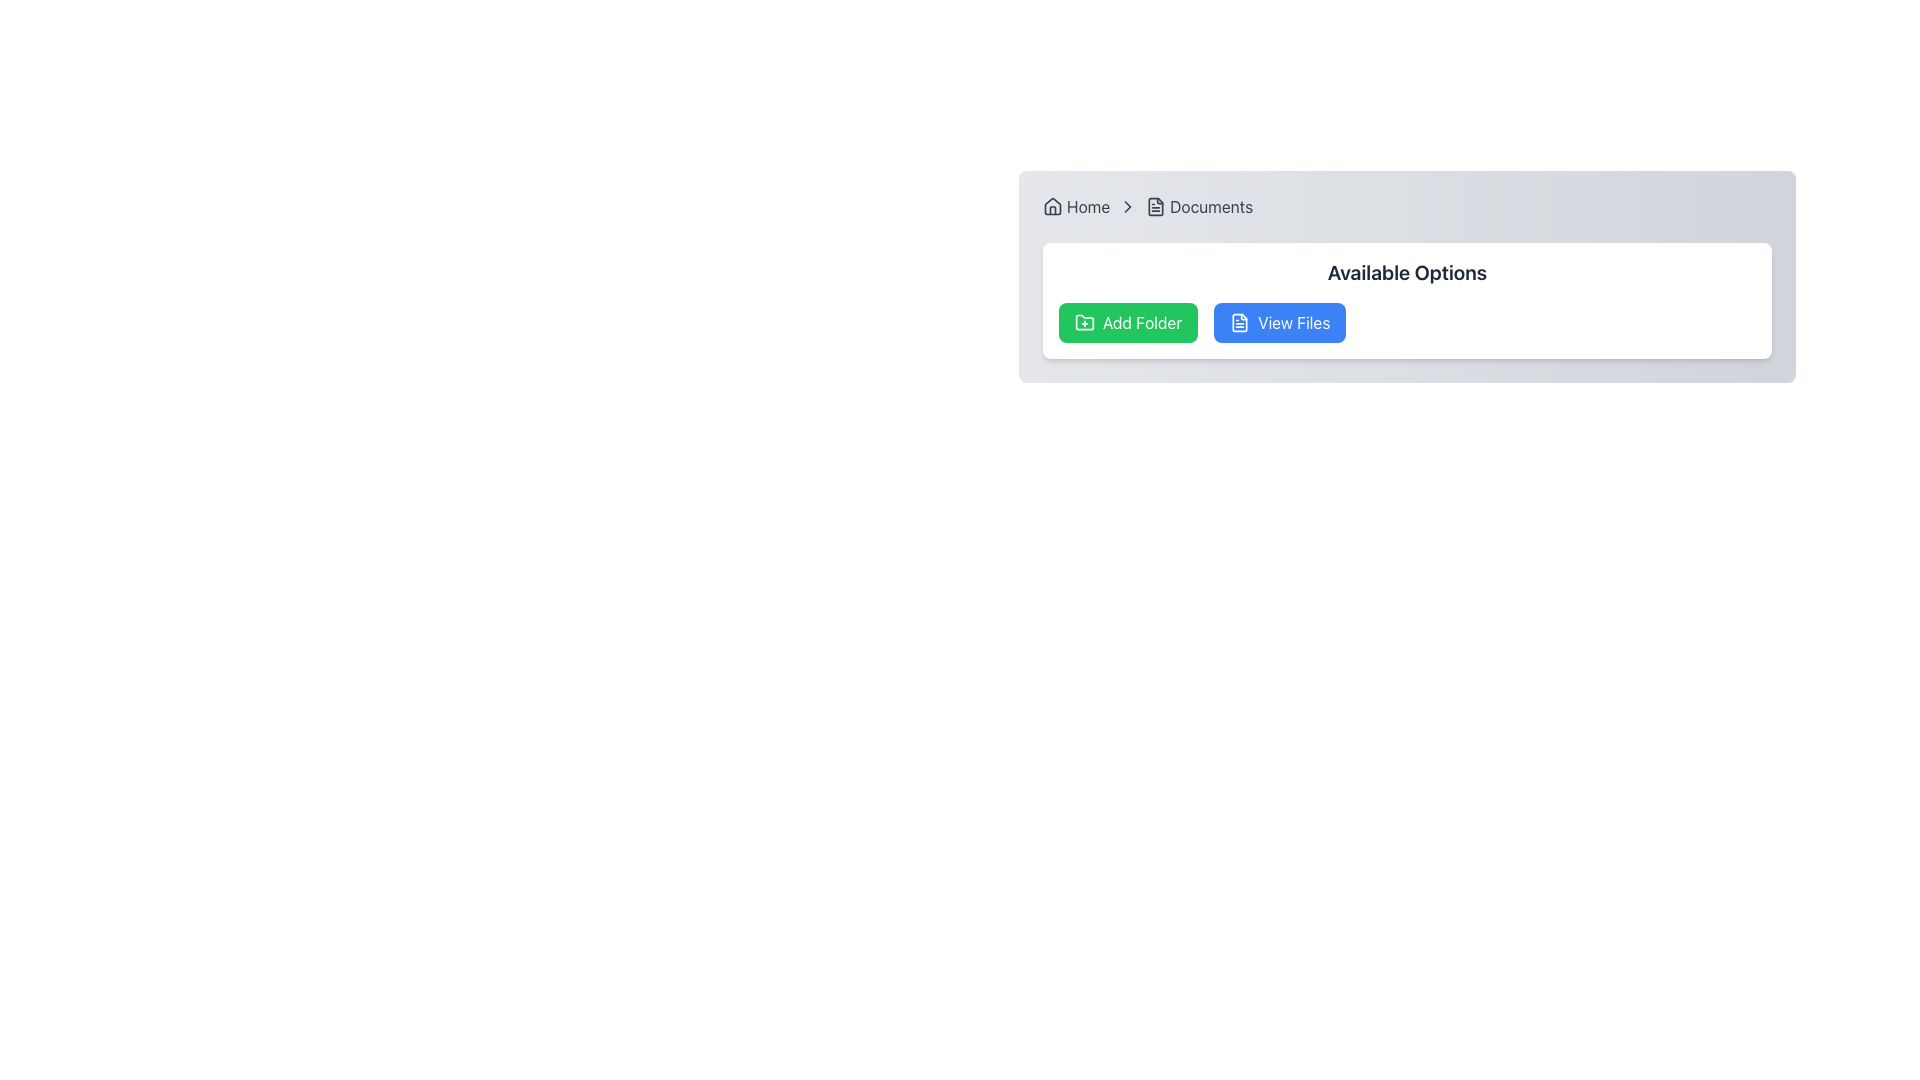  Describe the element at coordinates (1210, 207) in the screenshot. I see `the 'Documents' breadcrumb link text, which is styled in medium gray and positioned at the far right of the breadcrumb navigation` at that location.